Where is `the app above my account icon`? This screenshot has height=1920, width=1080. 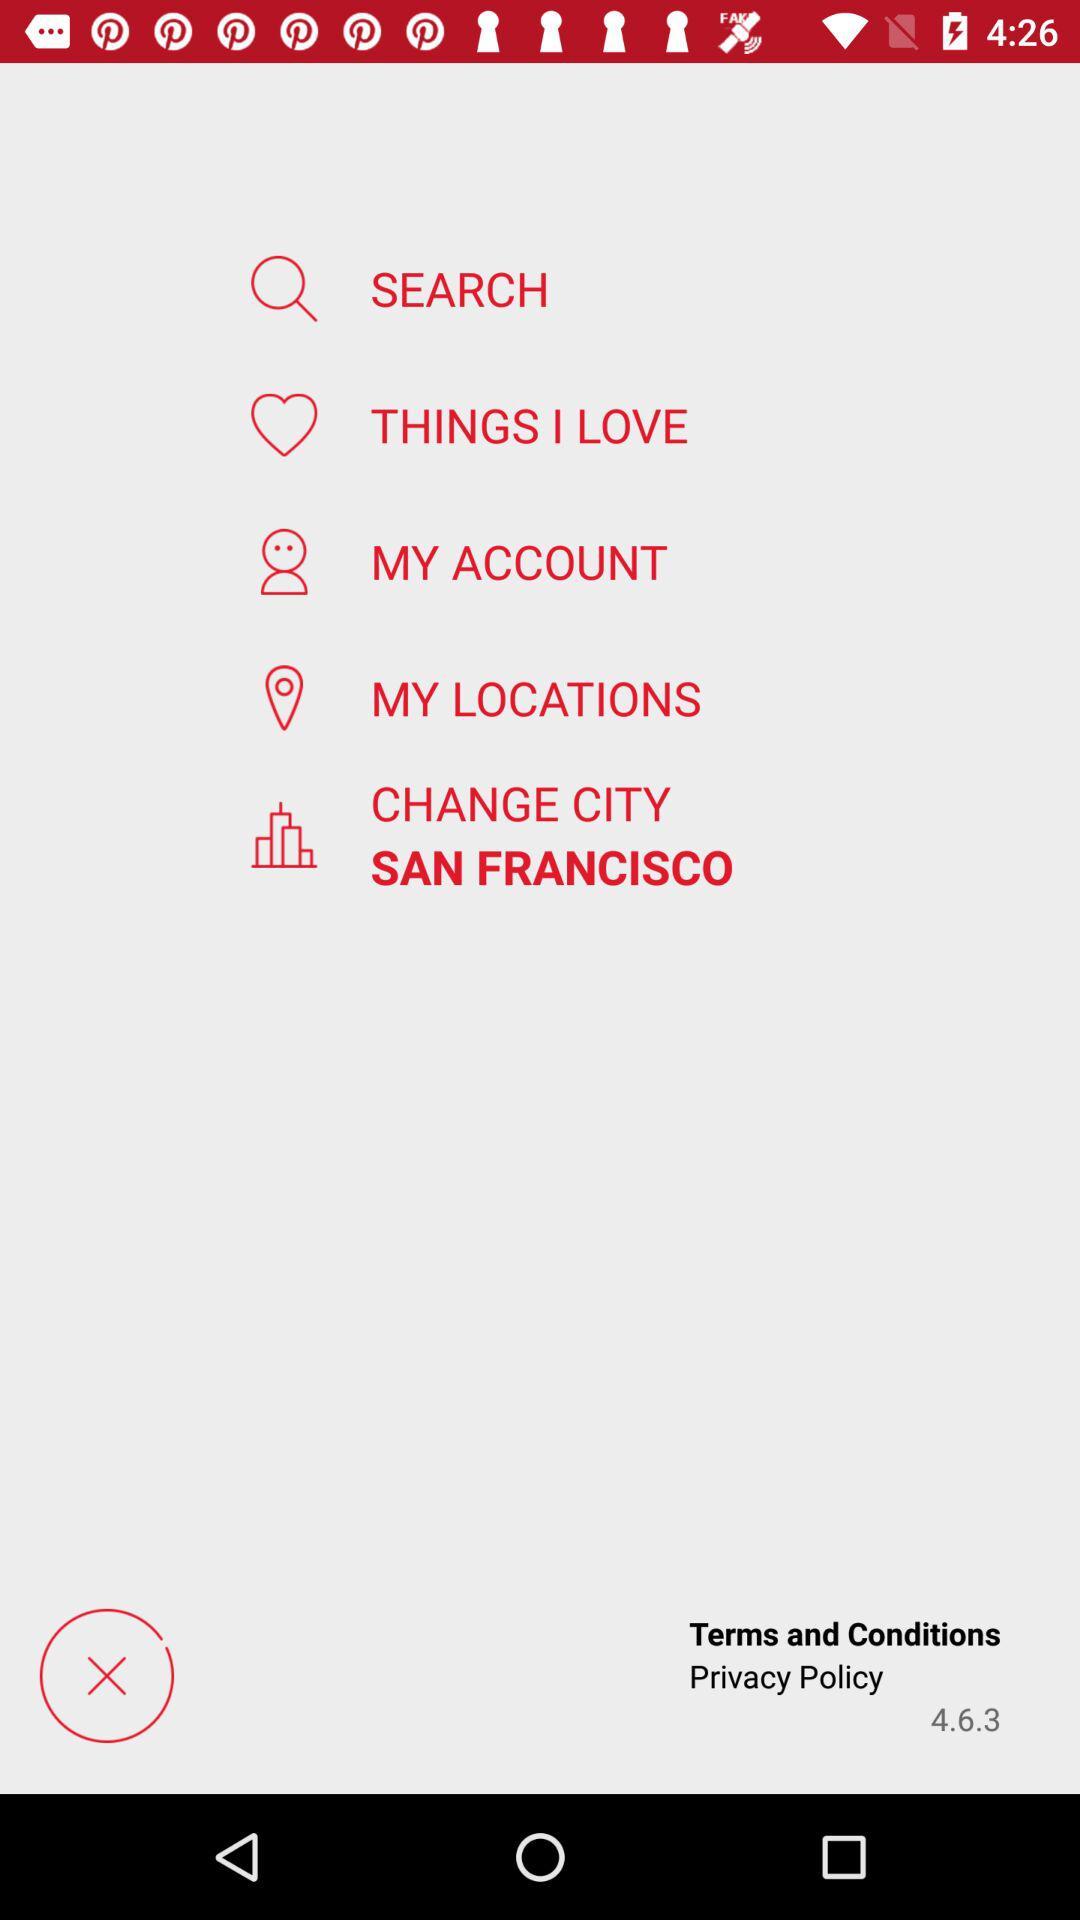
the app above my account icon is located at coordinates (528, 423).